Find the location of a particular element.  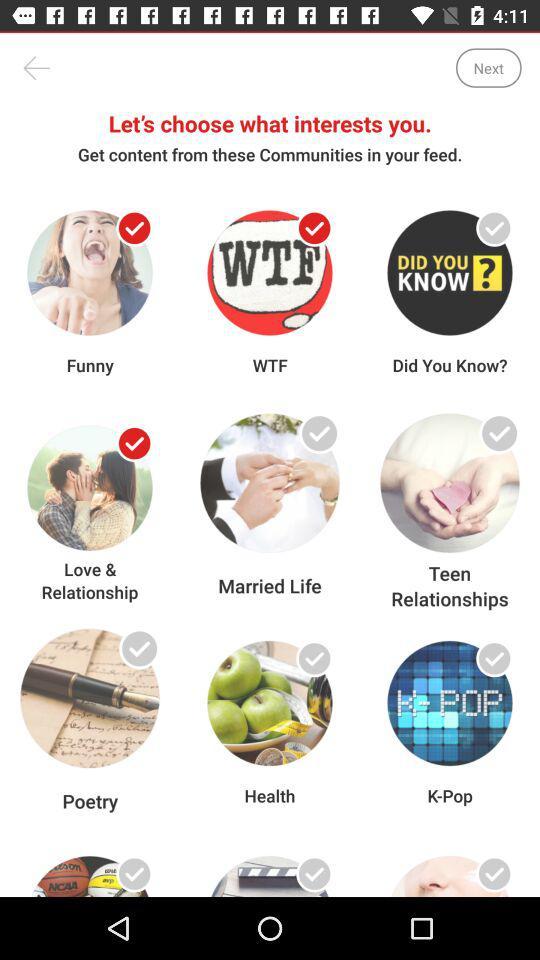

selection check box is located at coordinates (314, 228).